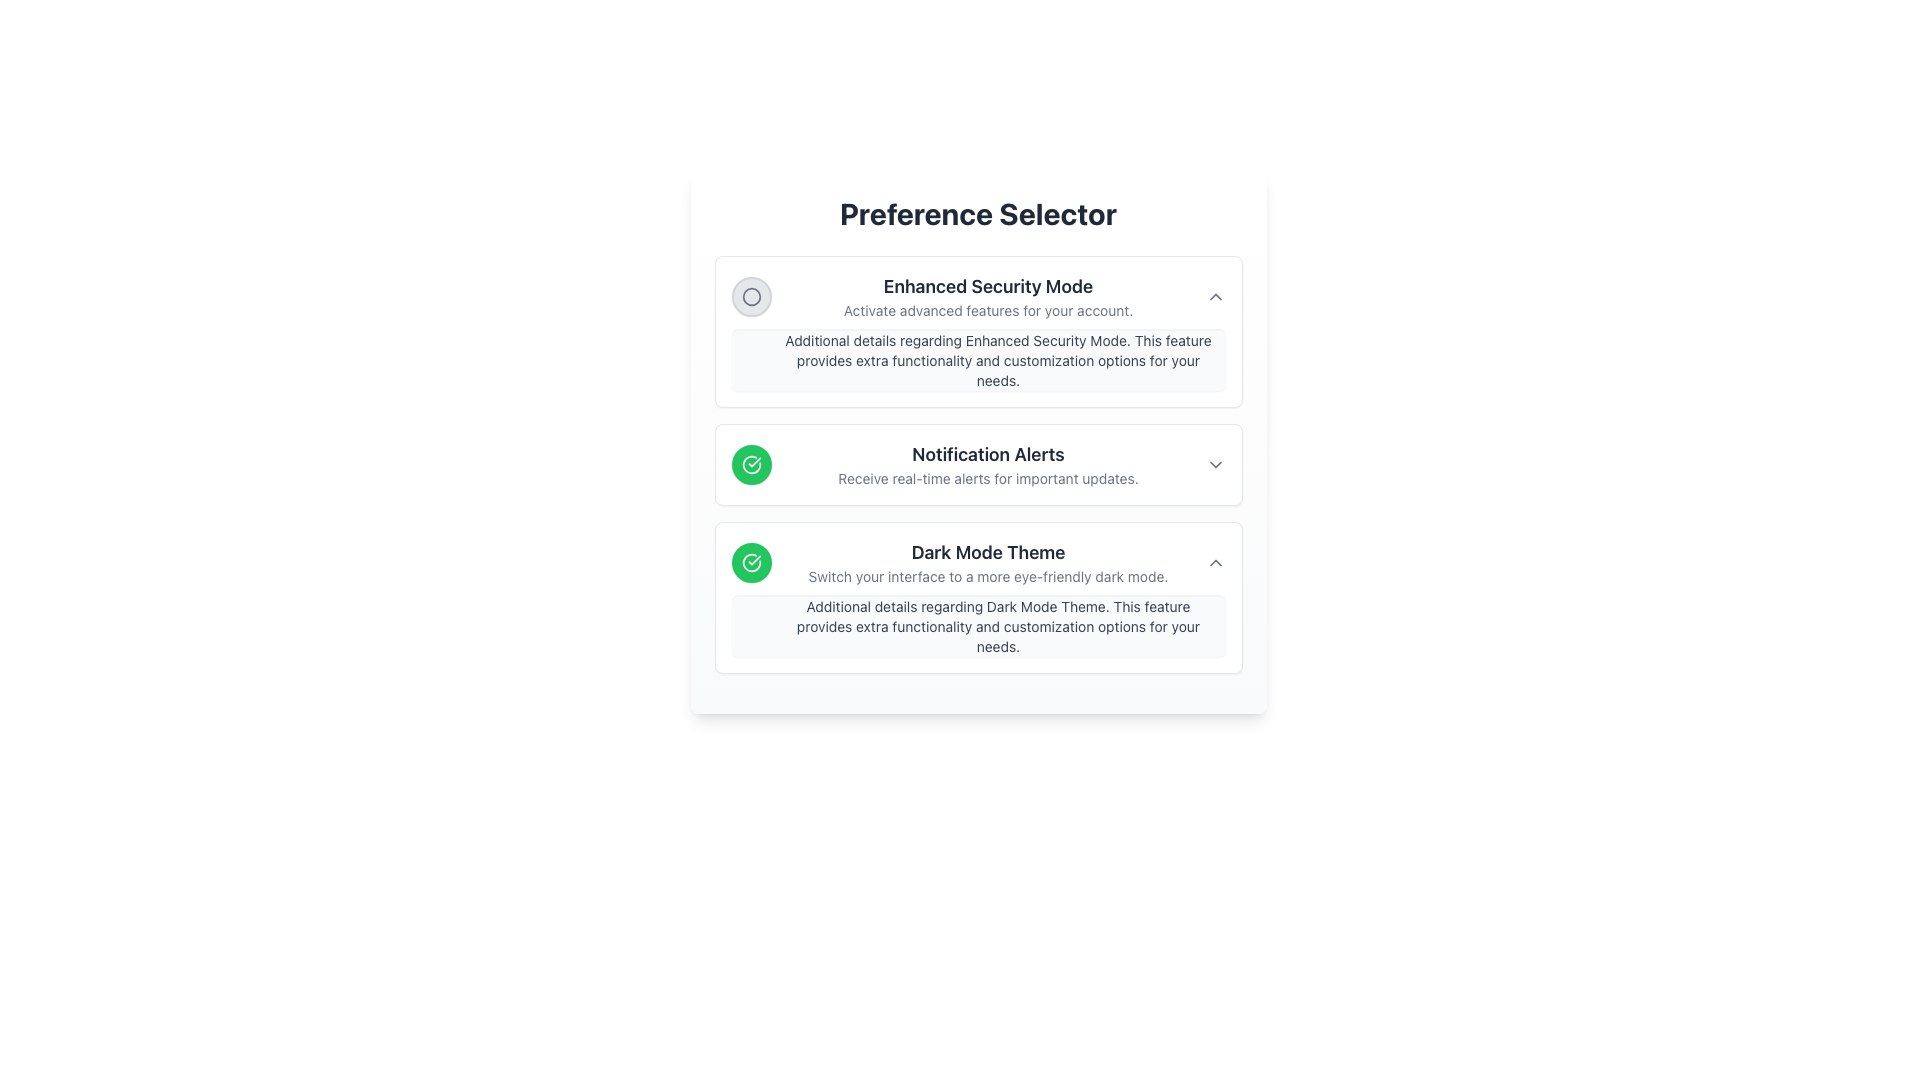  Describe the element at coordinates (988, 455) in the screenshot. I see `text from the 'Notification Alerts' Text Label, which is prominently displayed in bold, dark gray font at the top of the preferences section` at that location.